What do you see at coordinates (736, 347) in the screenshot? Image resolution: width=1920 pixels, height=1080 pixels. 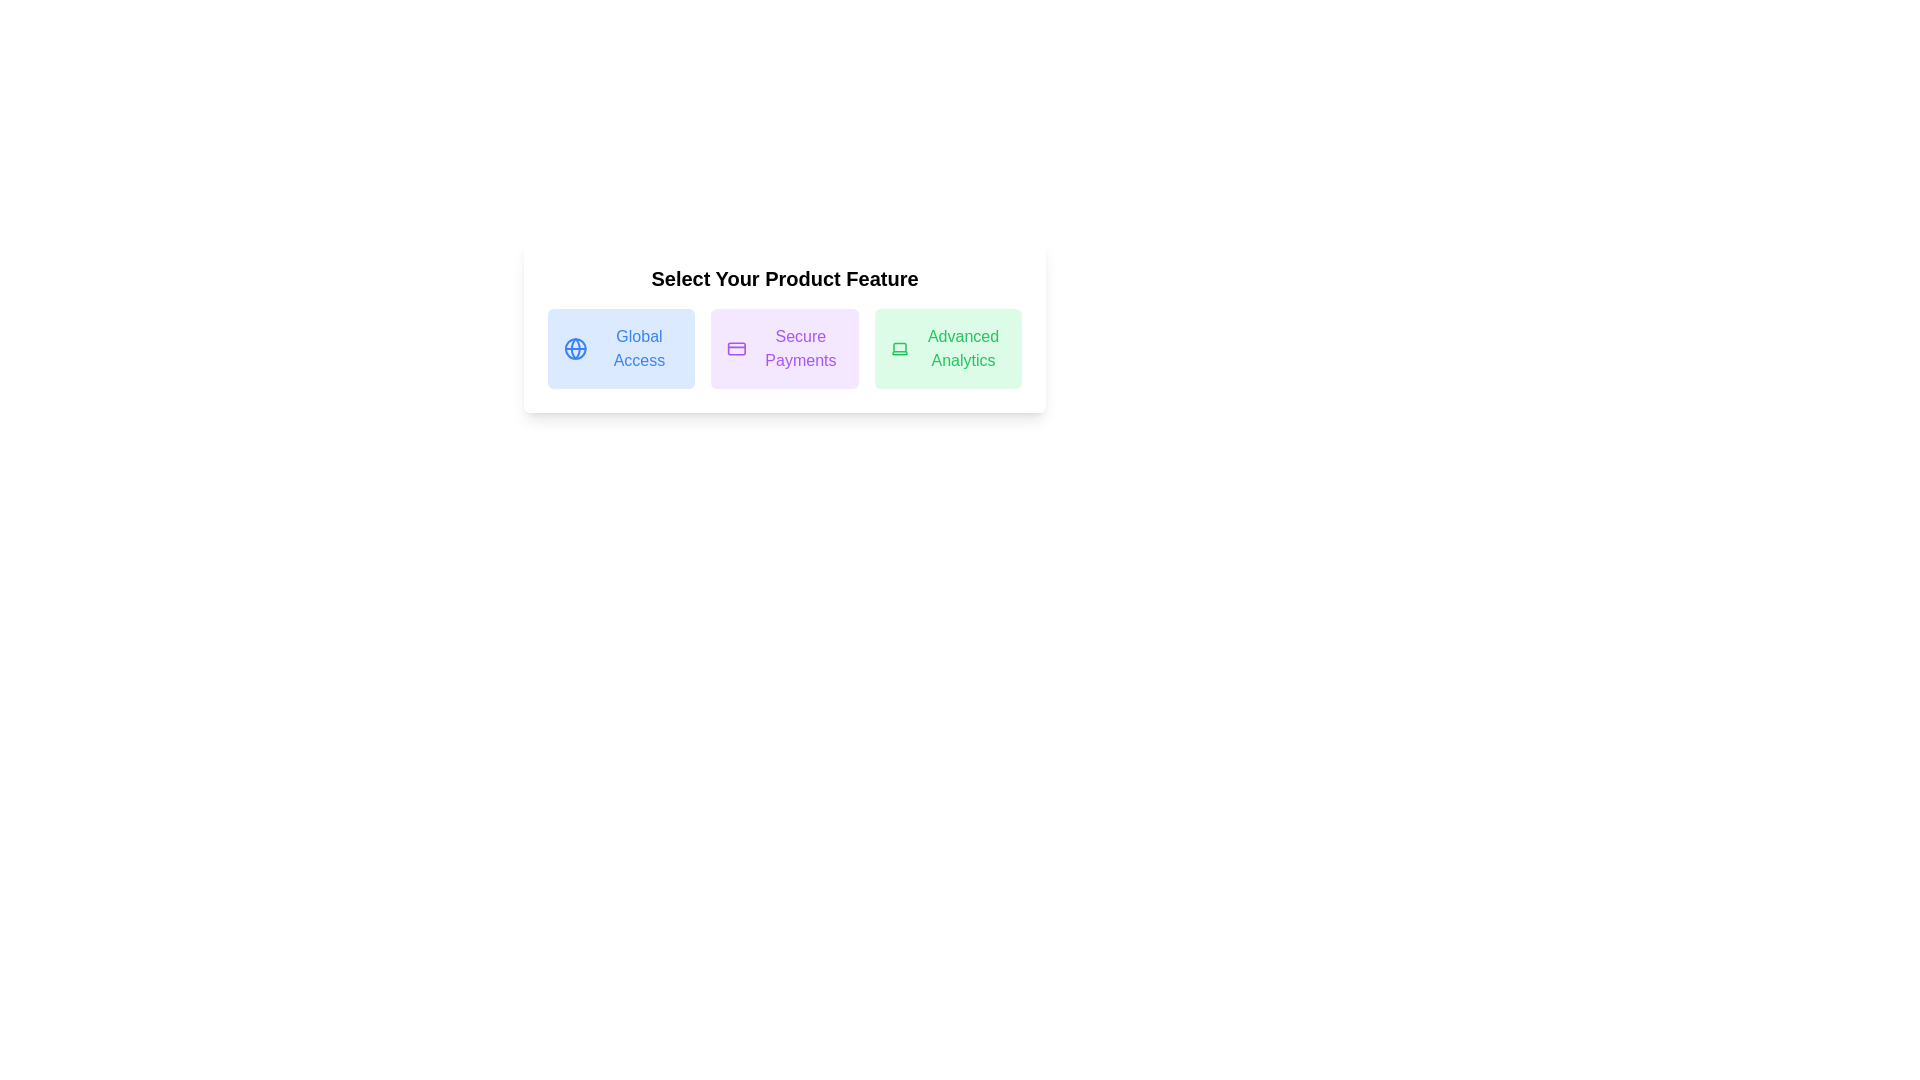 I see `the small rectangular shape with rounded corners that is part of the 'Secure Payments' icon, located in the center of the second feature card from the left under the title 'Select Your Product Feature.'` at bounding box center [736, 347].